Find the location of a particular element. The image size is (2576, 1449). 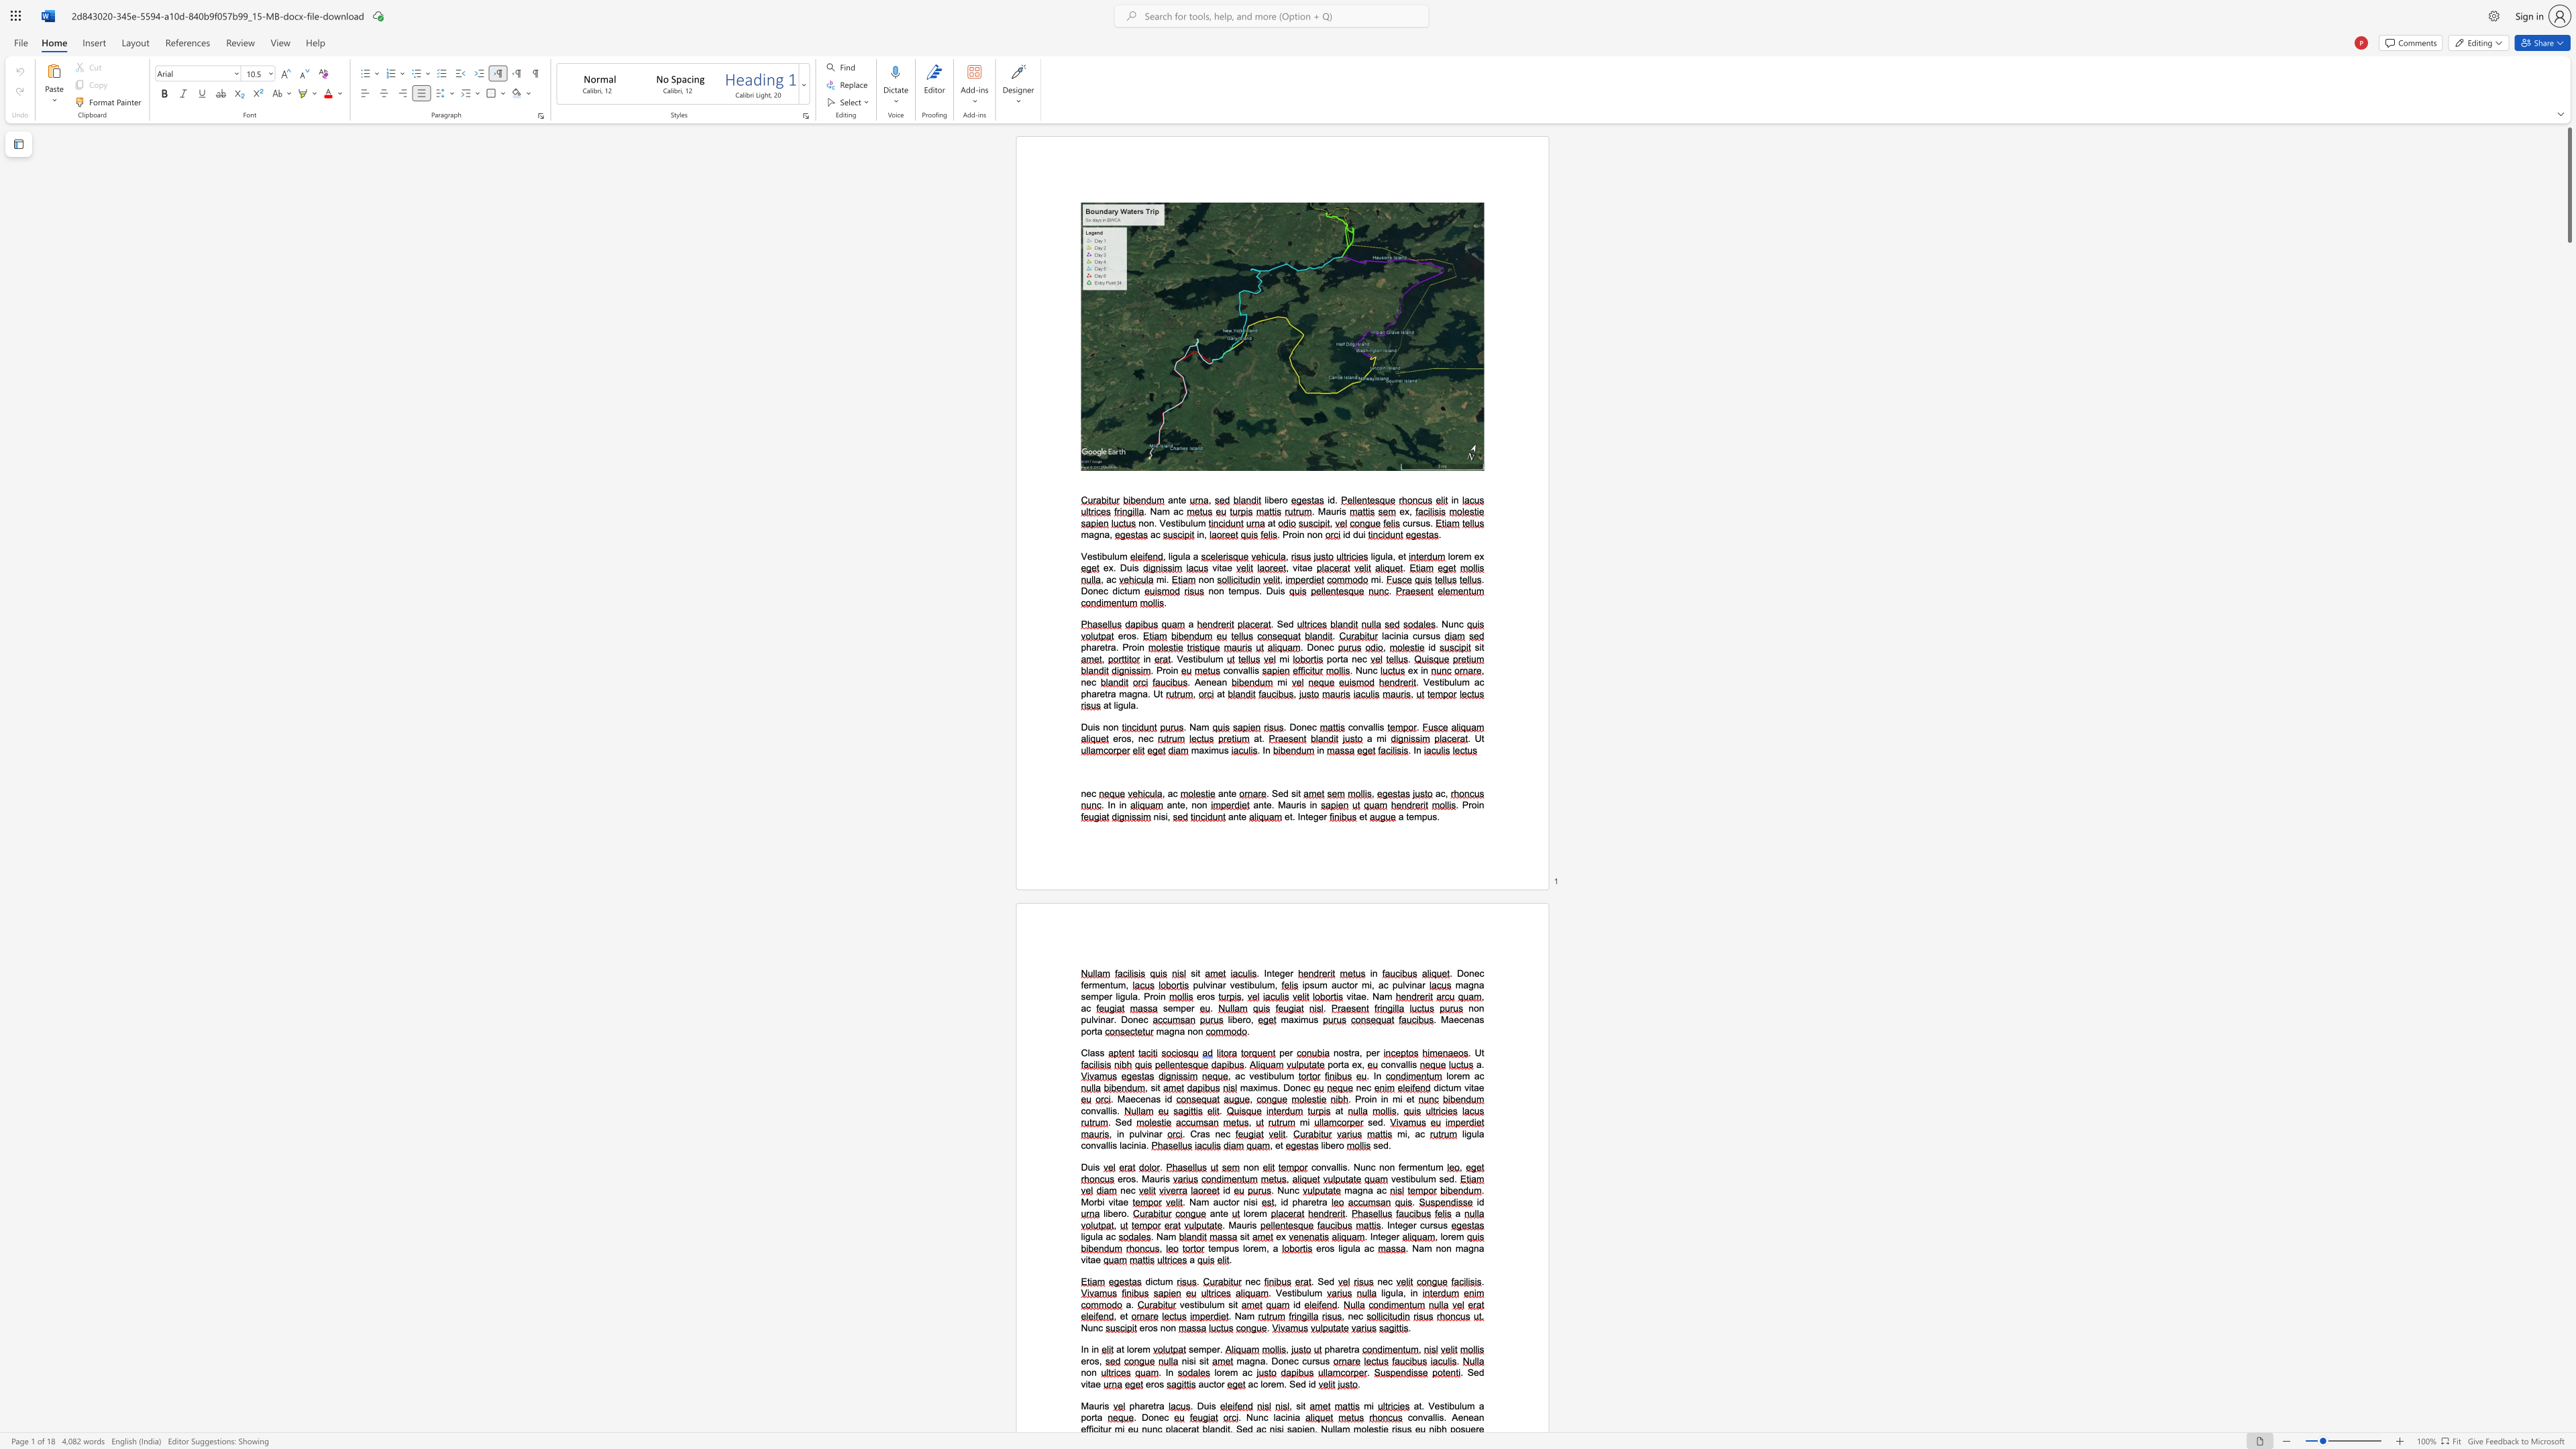

the 1th character "M" in the text is located at coordinates (1444, 1018).